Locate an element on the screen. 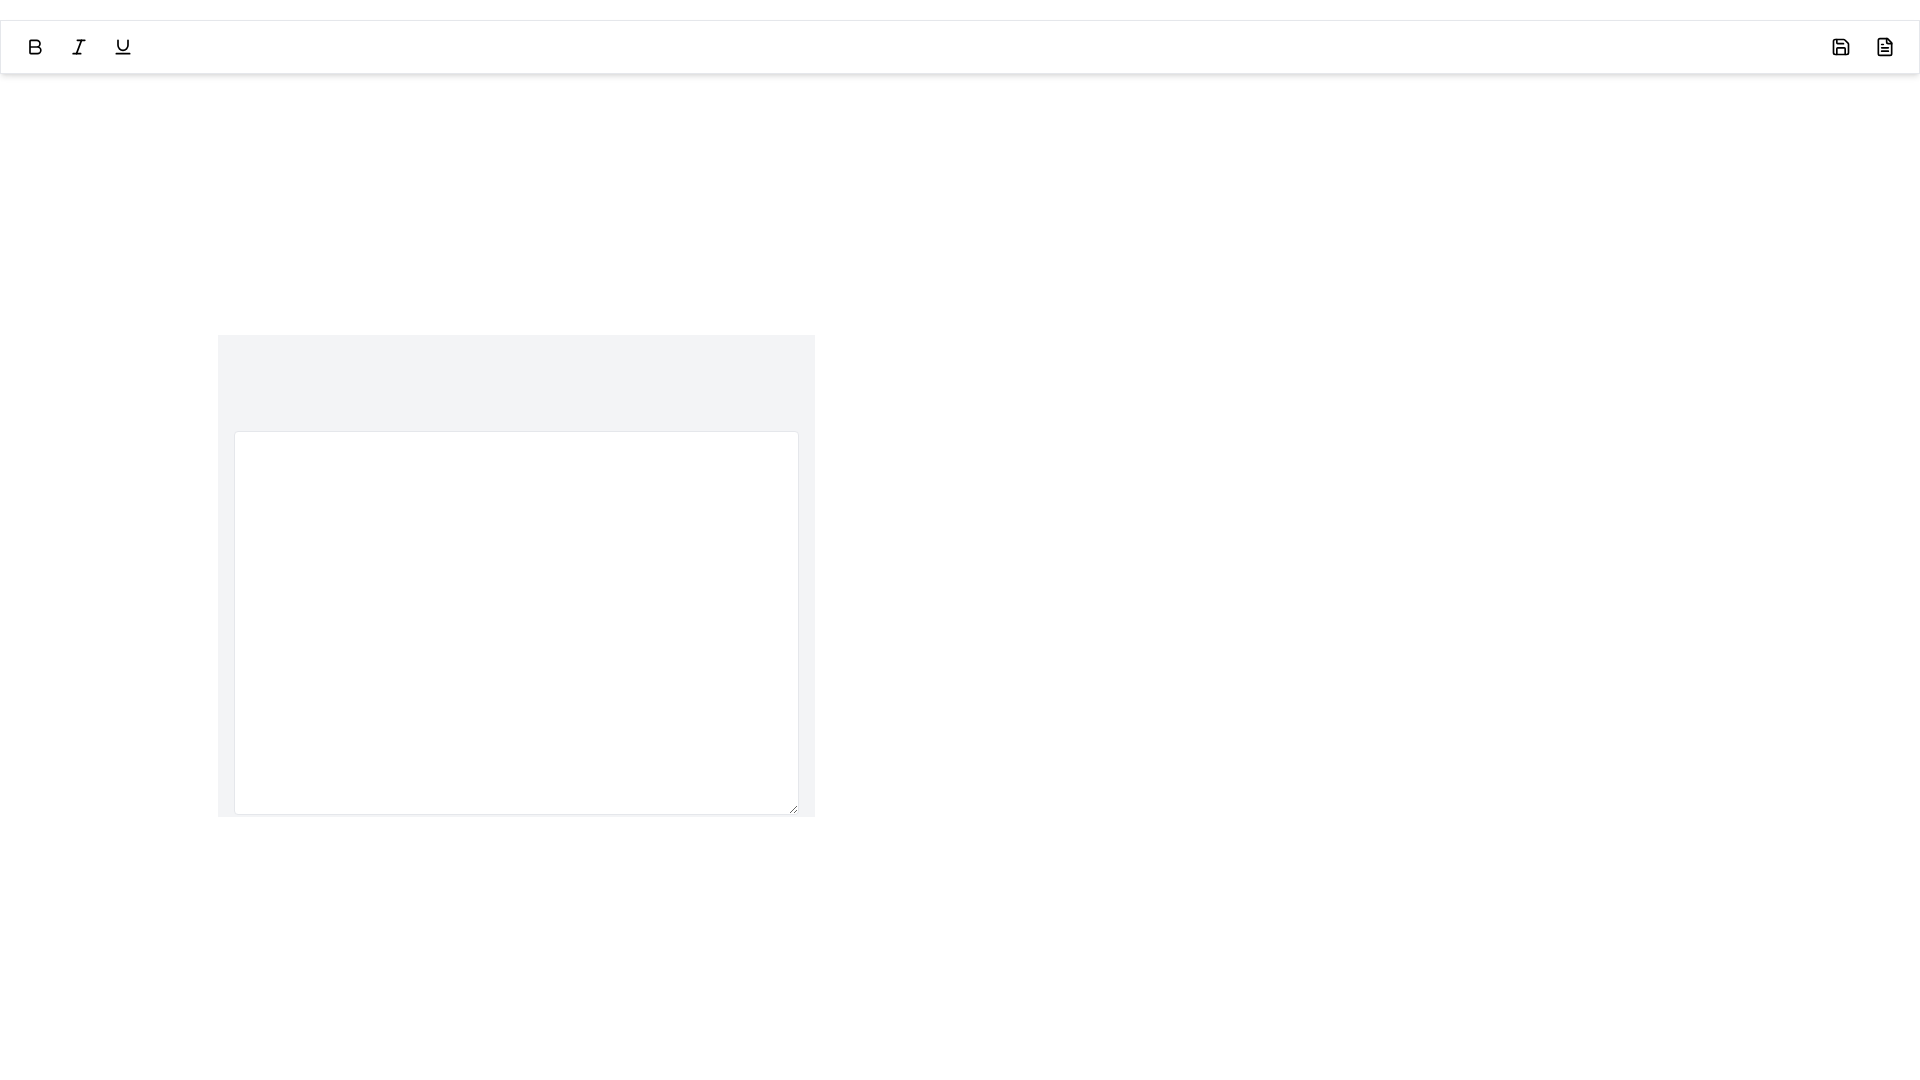  the italic formatting Icon Button located between the Bold and Underline buttons at the top left of the interface is located at coordinates (78, 45).